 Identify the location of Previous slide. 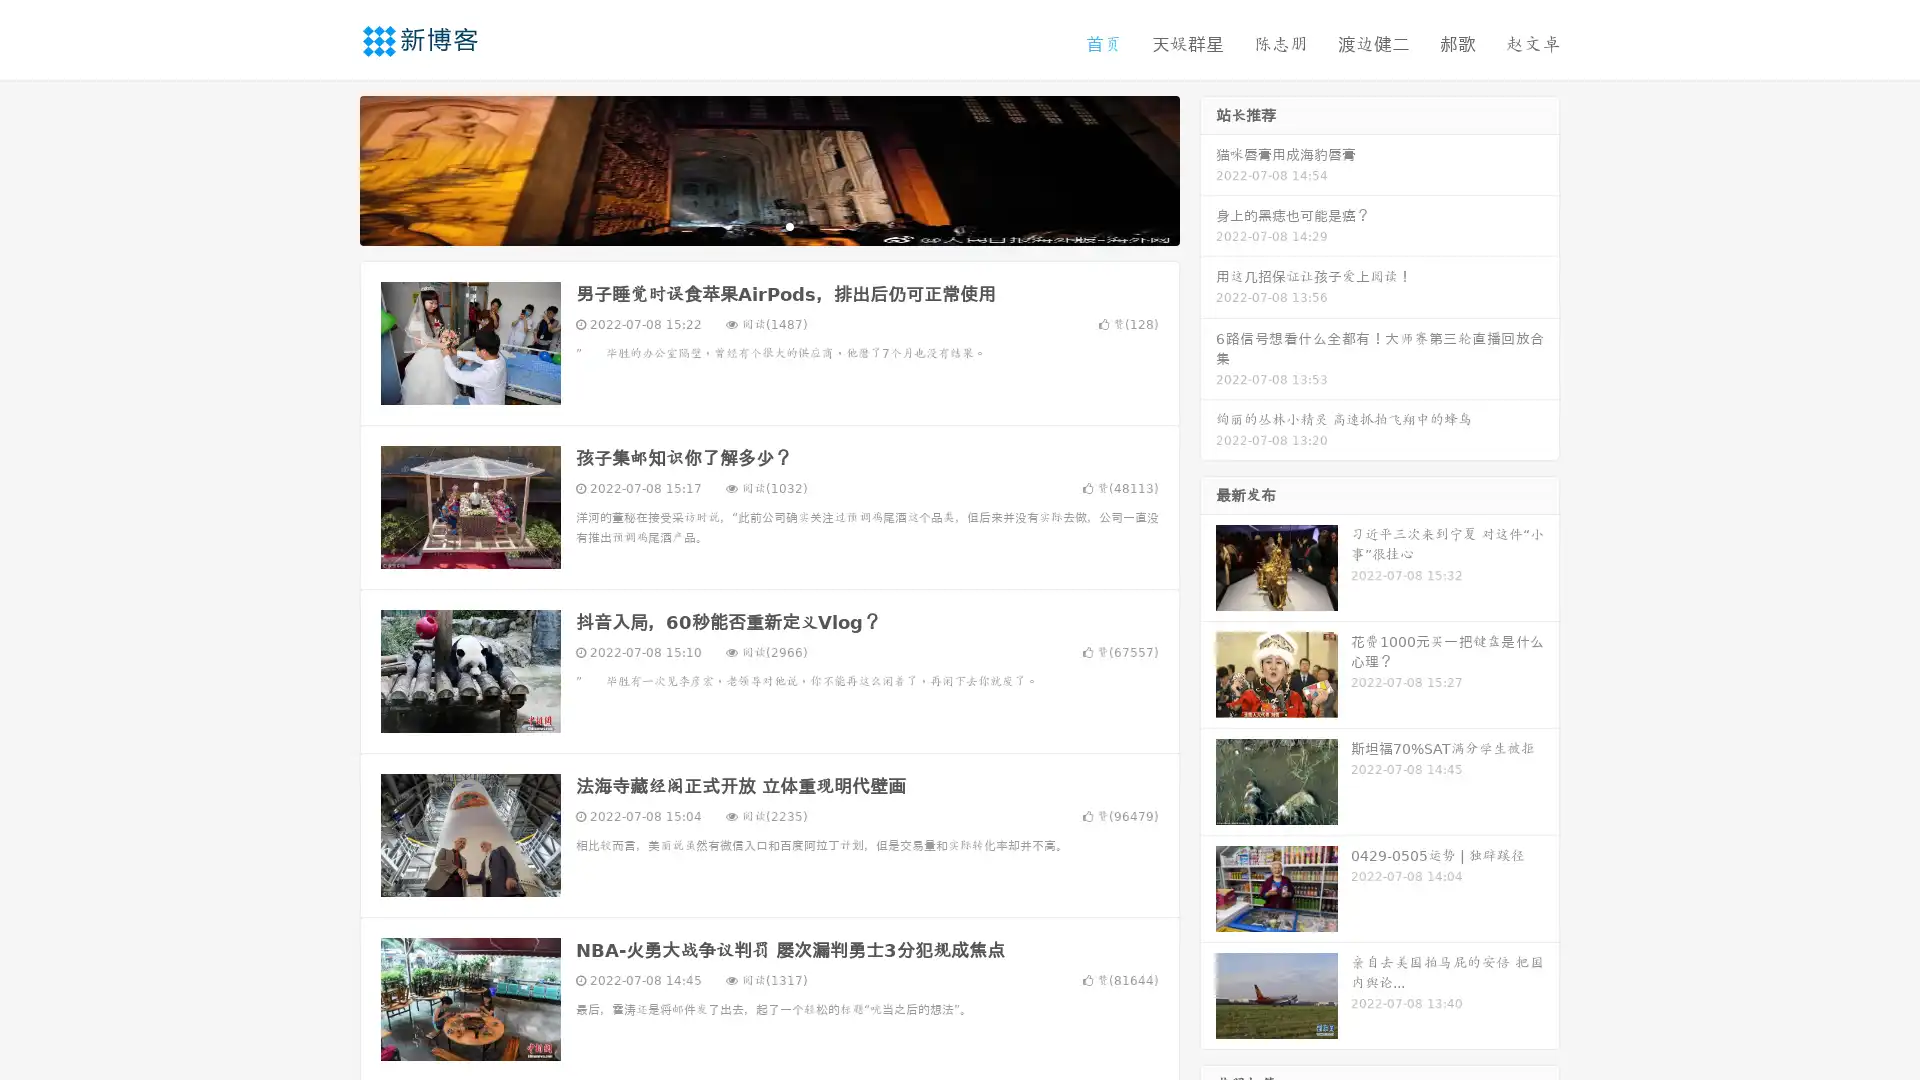
(330, 168).